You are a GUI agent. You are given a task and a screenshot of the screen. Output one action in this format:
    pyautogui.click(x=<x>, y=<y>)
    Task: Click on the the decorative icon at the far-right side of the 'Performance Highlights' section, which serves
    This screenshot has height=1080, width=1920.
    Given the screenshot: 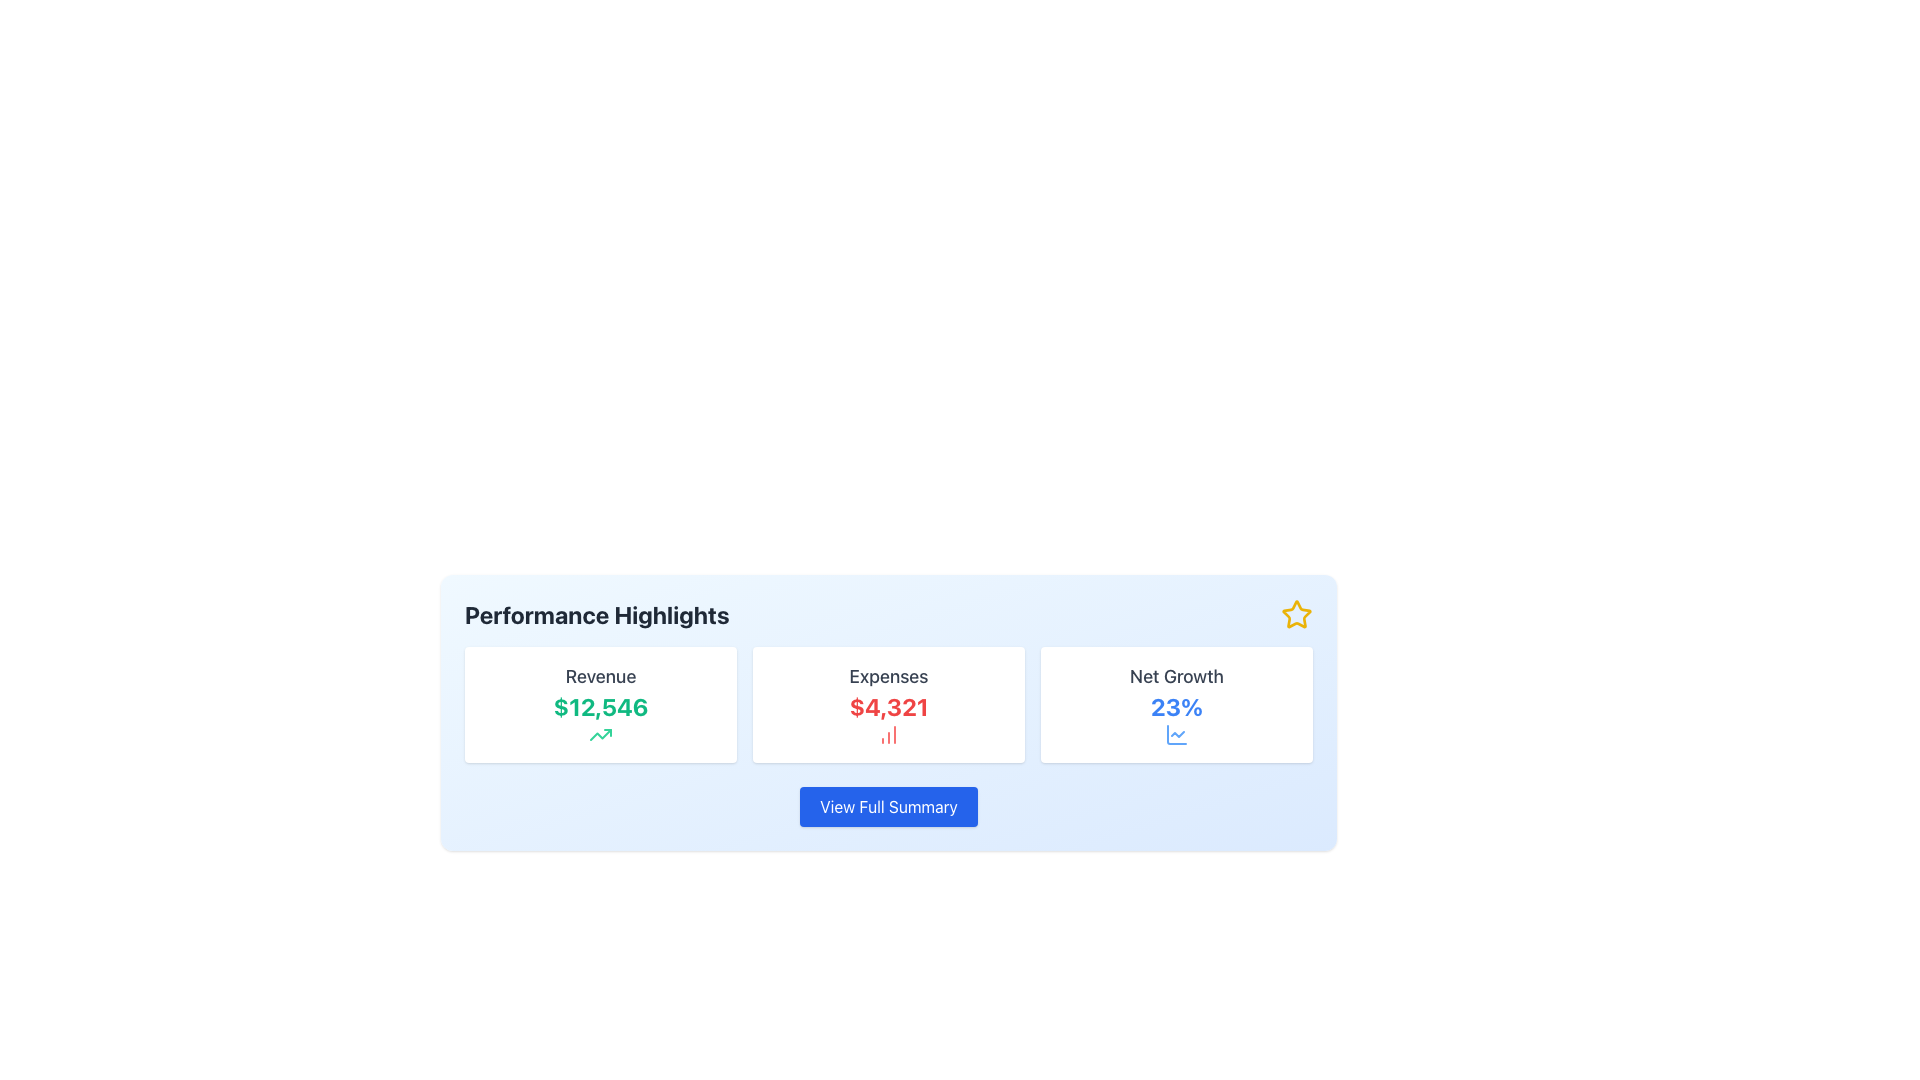 What is the action you would take?
    pyautogui.click(x=1296, y=613)
    